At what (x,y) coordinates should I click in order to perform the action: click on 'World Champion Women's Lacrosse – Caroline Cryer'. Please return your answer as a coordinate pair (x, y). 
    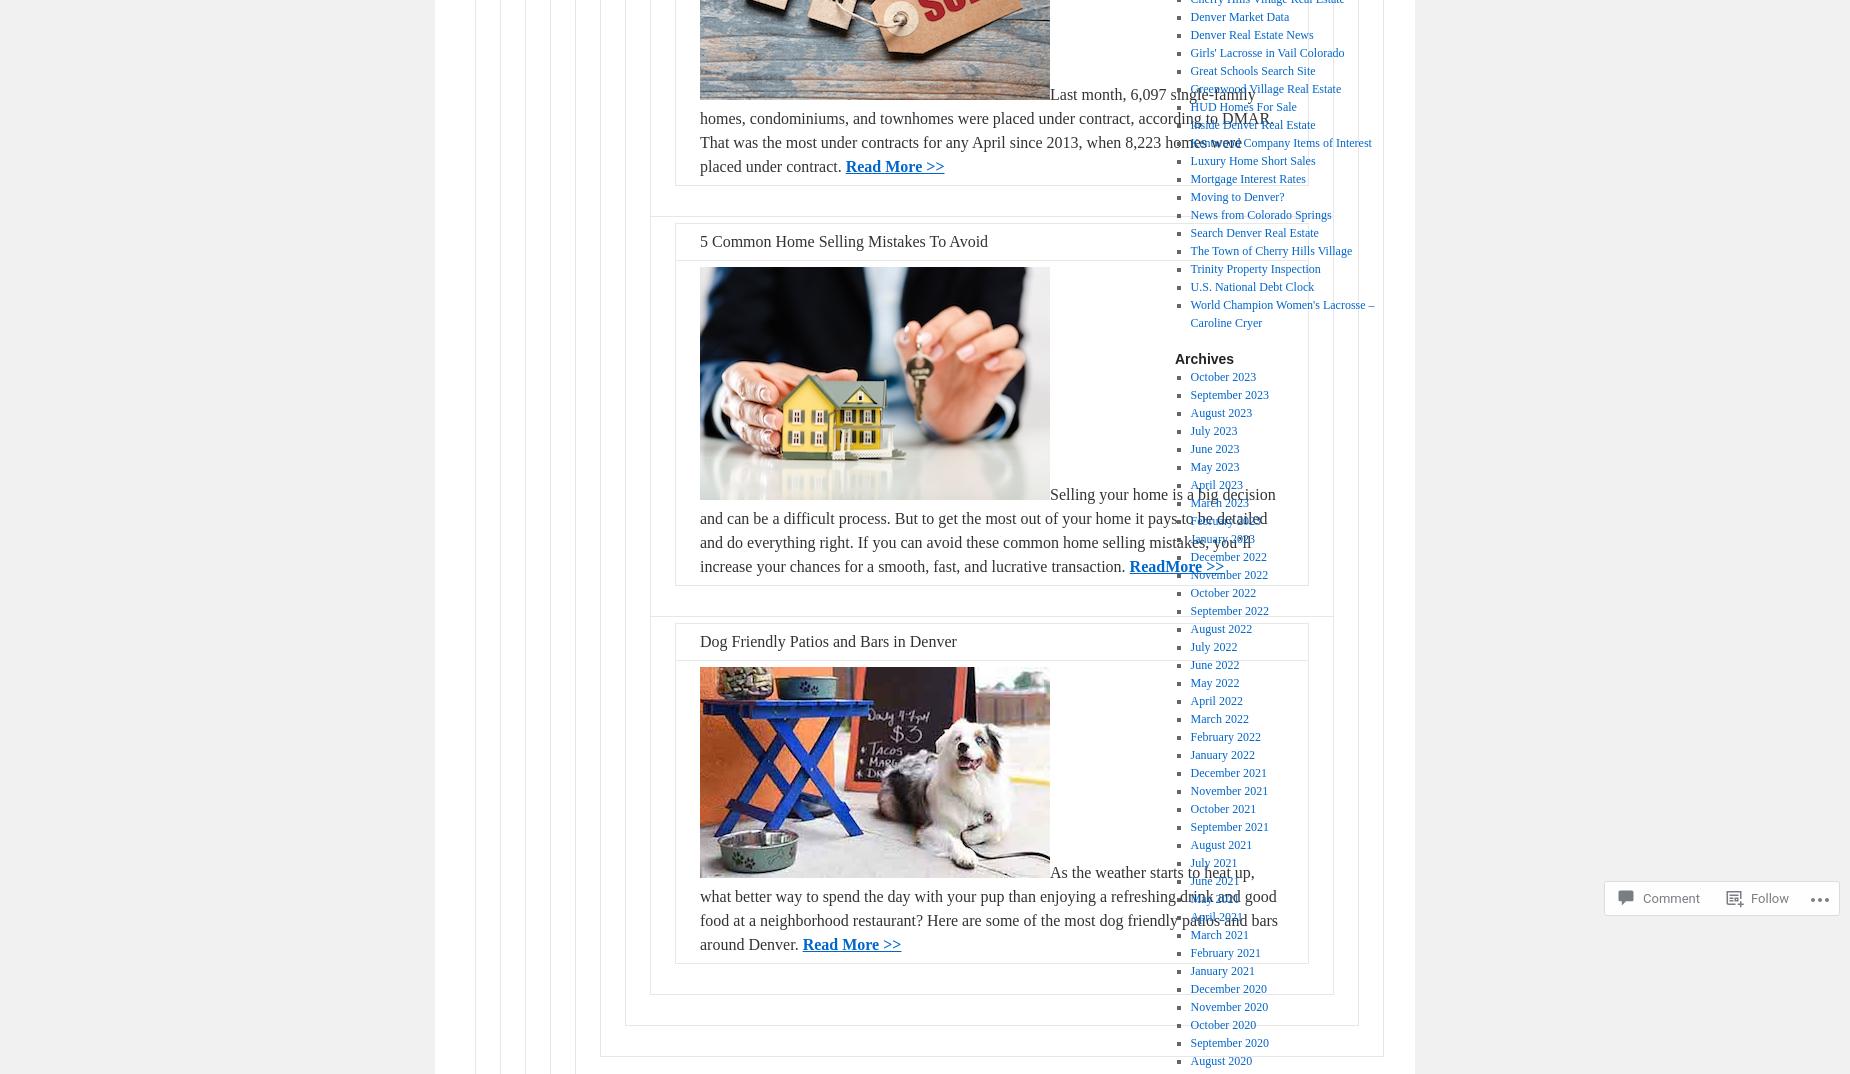
    Looking at the image, I should click on (1188, 314).